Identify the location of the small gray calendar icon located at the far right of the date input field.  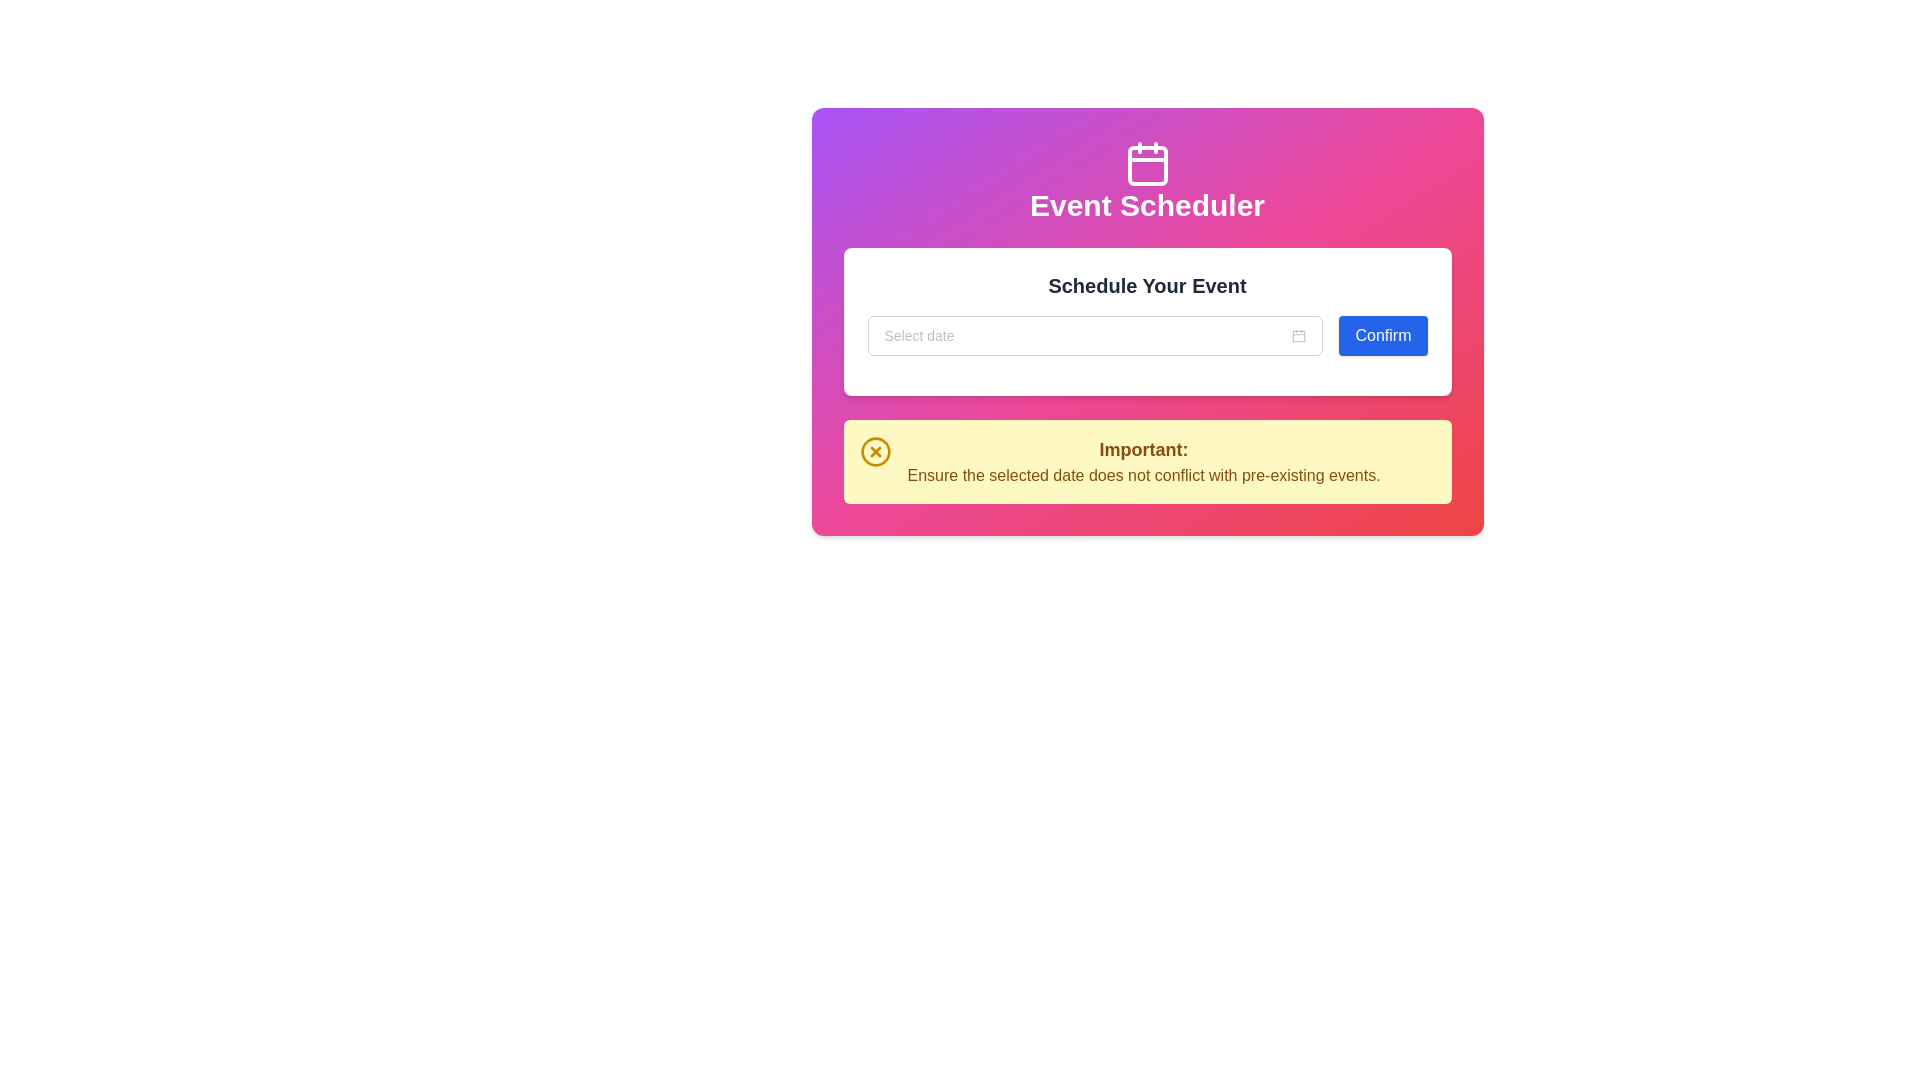
(1299, 334).